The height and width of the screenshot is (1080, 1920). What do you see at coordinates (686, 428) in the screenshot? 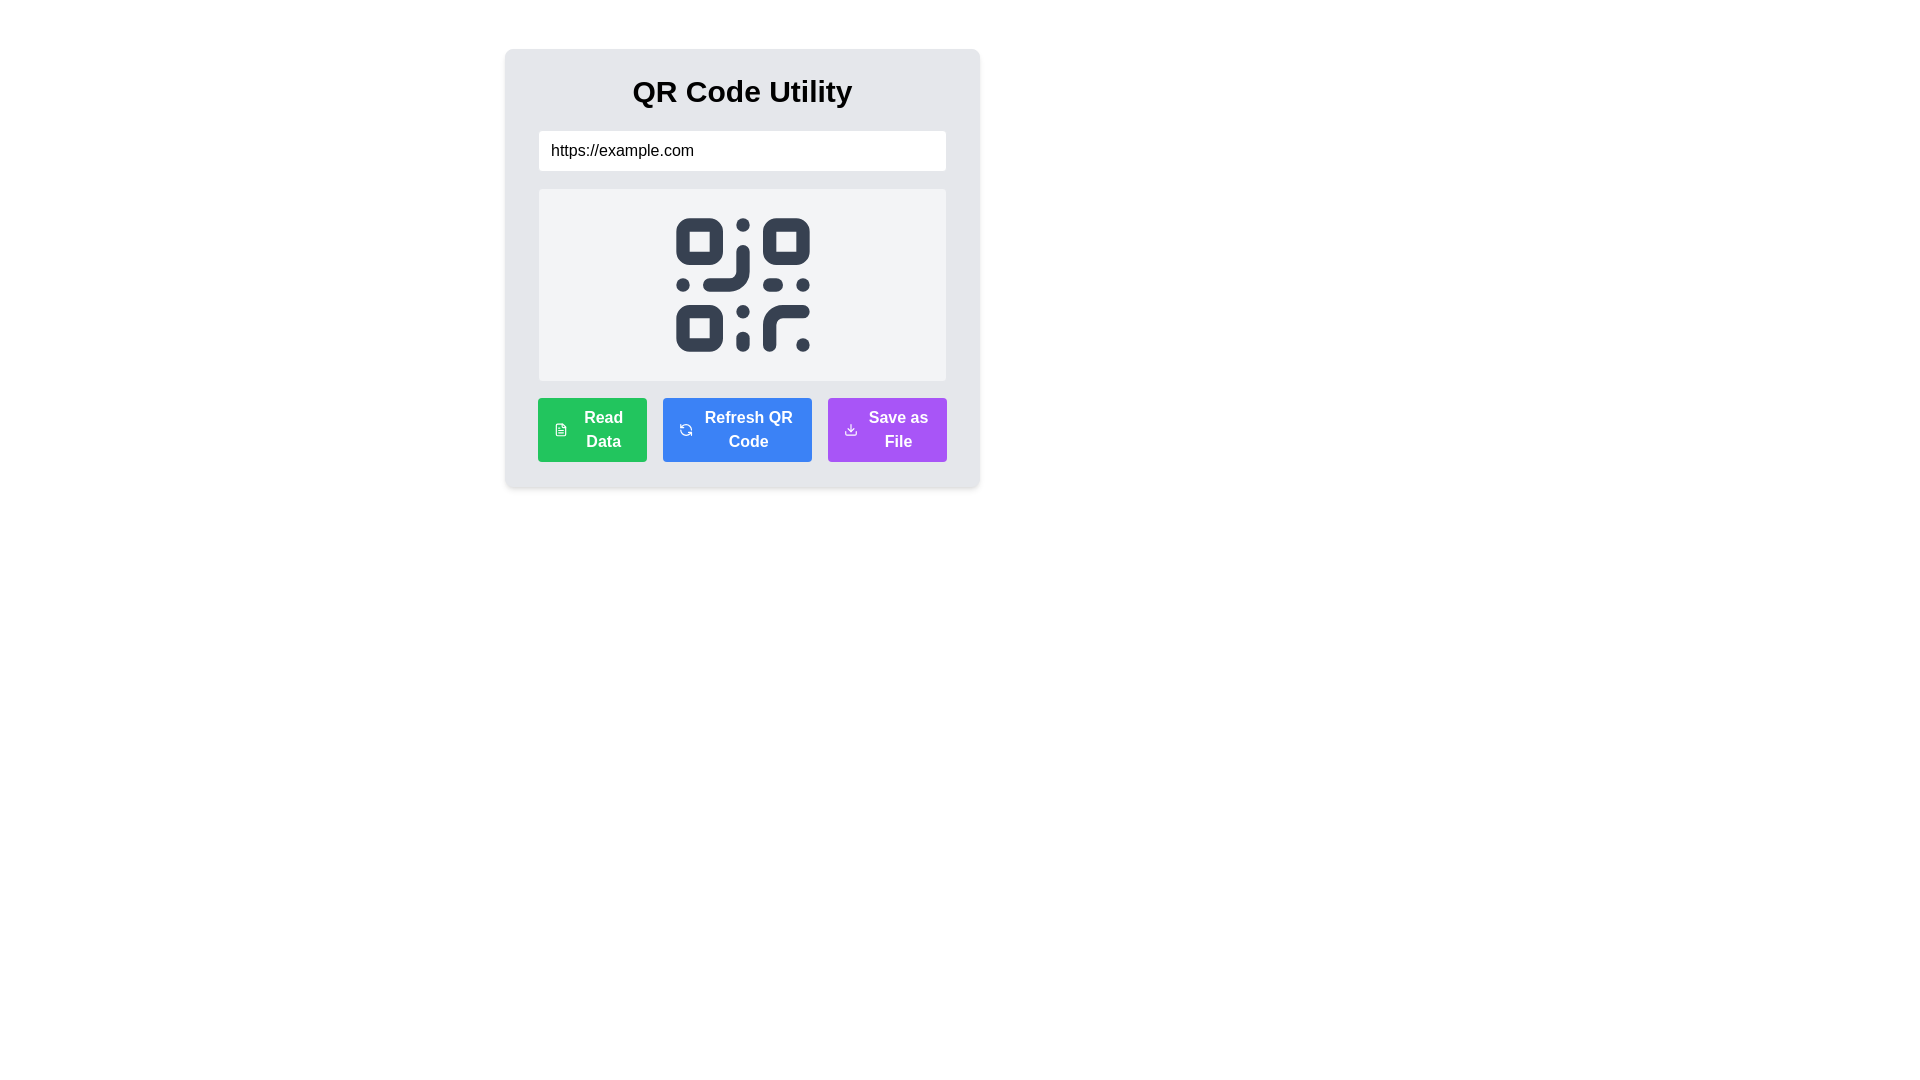
I see `the decorative indicator icon for the 'Refresh QR Code' button, which is horizontally aligned towards the left and vertically centered within the button` at bounding box center [686, 428].